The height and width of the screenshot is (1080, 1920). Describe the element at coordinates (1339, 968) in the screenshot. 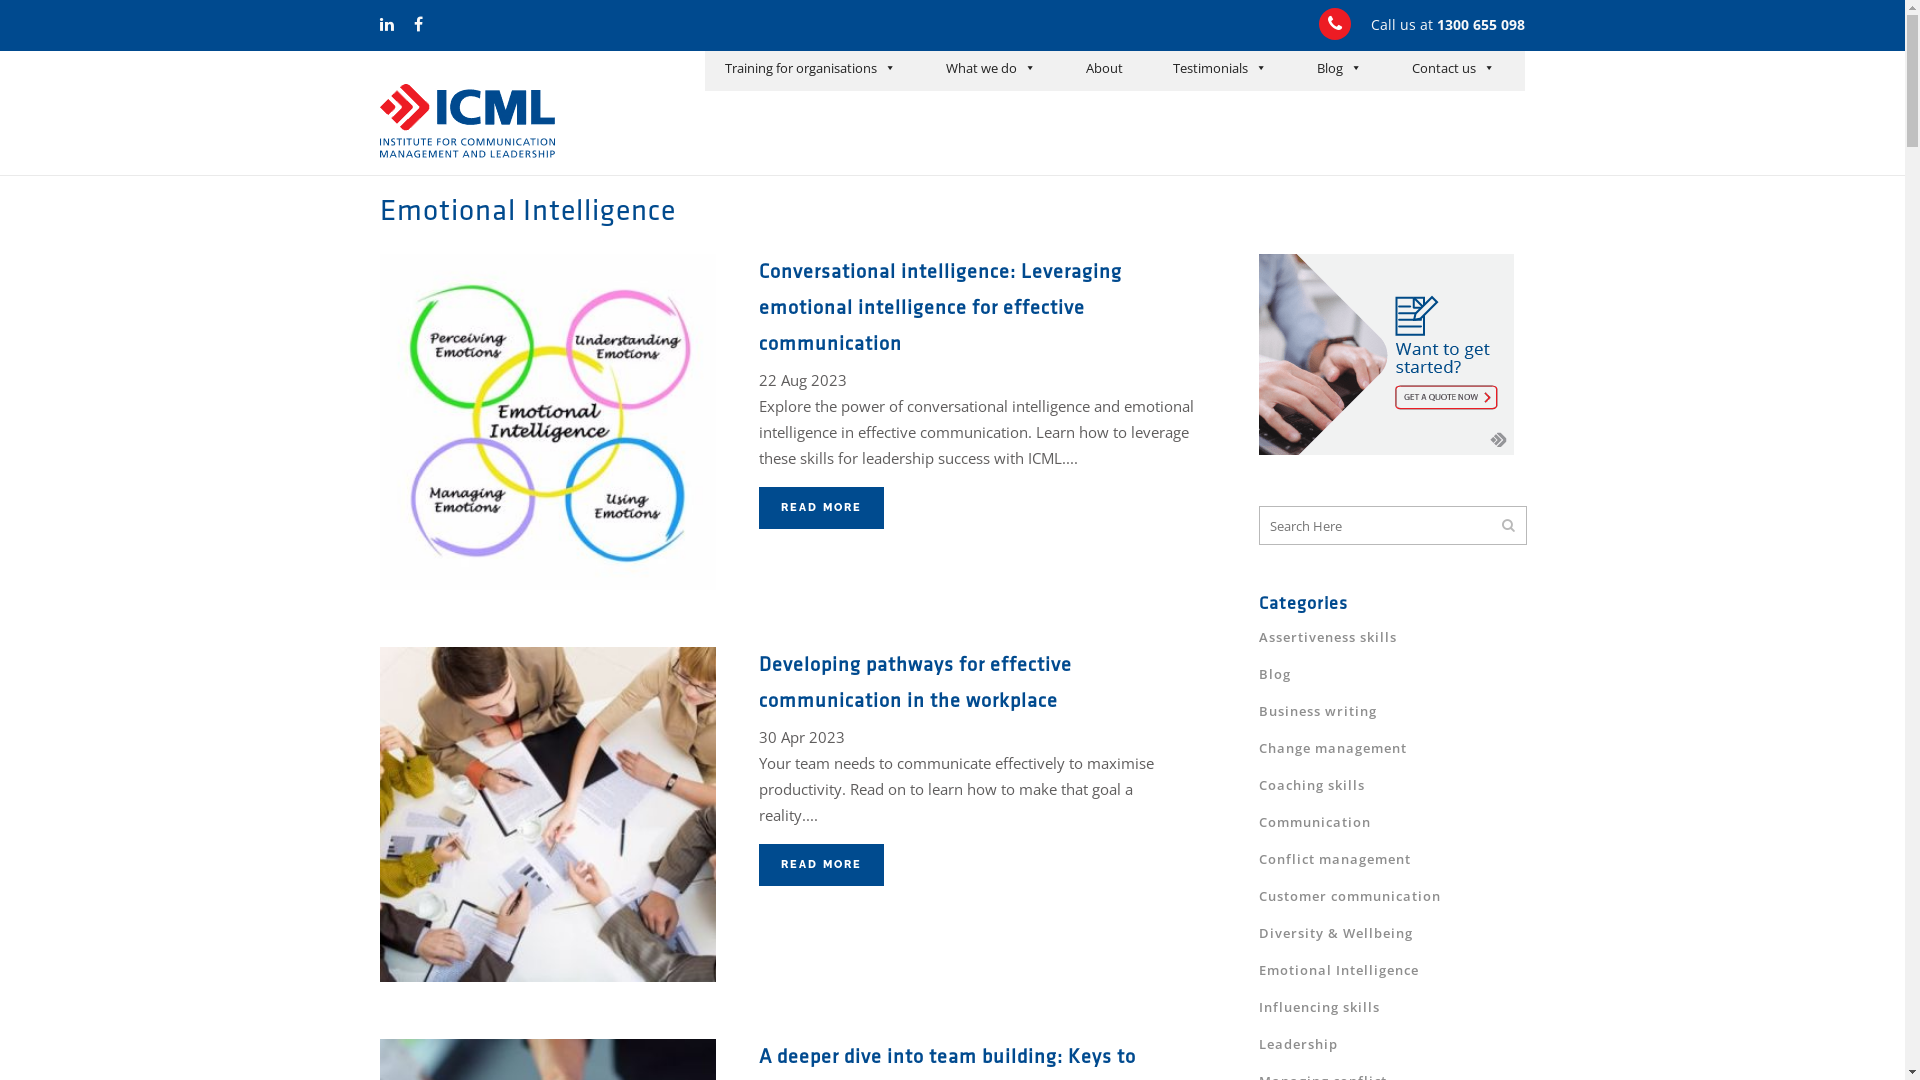

I see `'Emotional Intelligence'` at that location.